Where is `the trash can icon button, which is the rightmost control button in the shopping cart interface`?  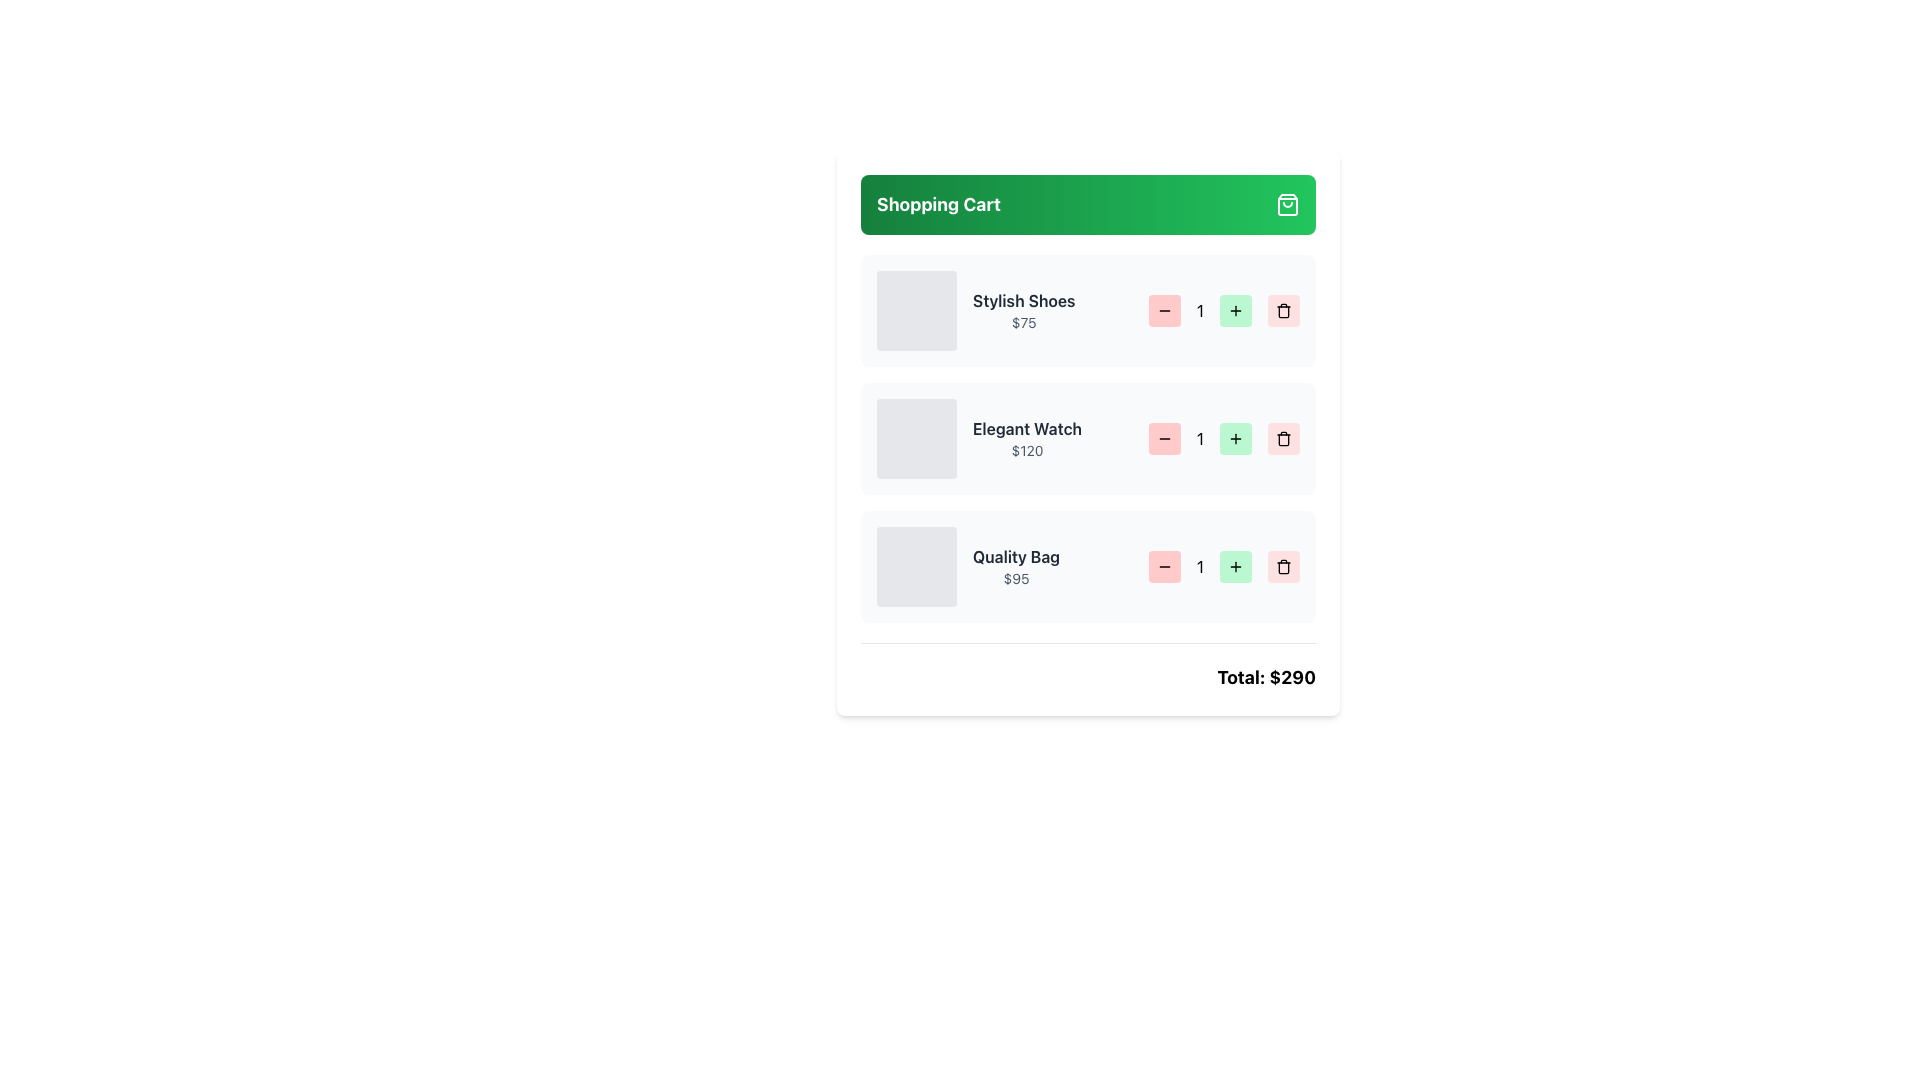 the trash can icon button, which is the rightmost control button in the shopping cart interface is located at coordinates (1283, 567).